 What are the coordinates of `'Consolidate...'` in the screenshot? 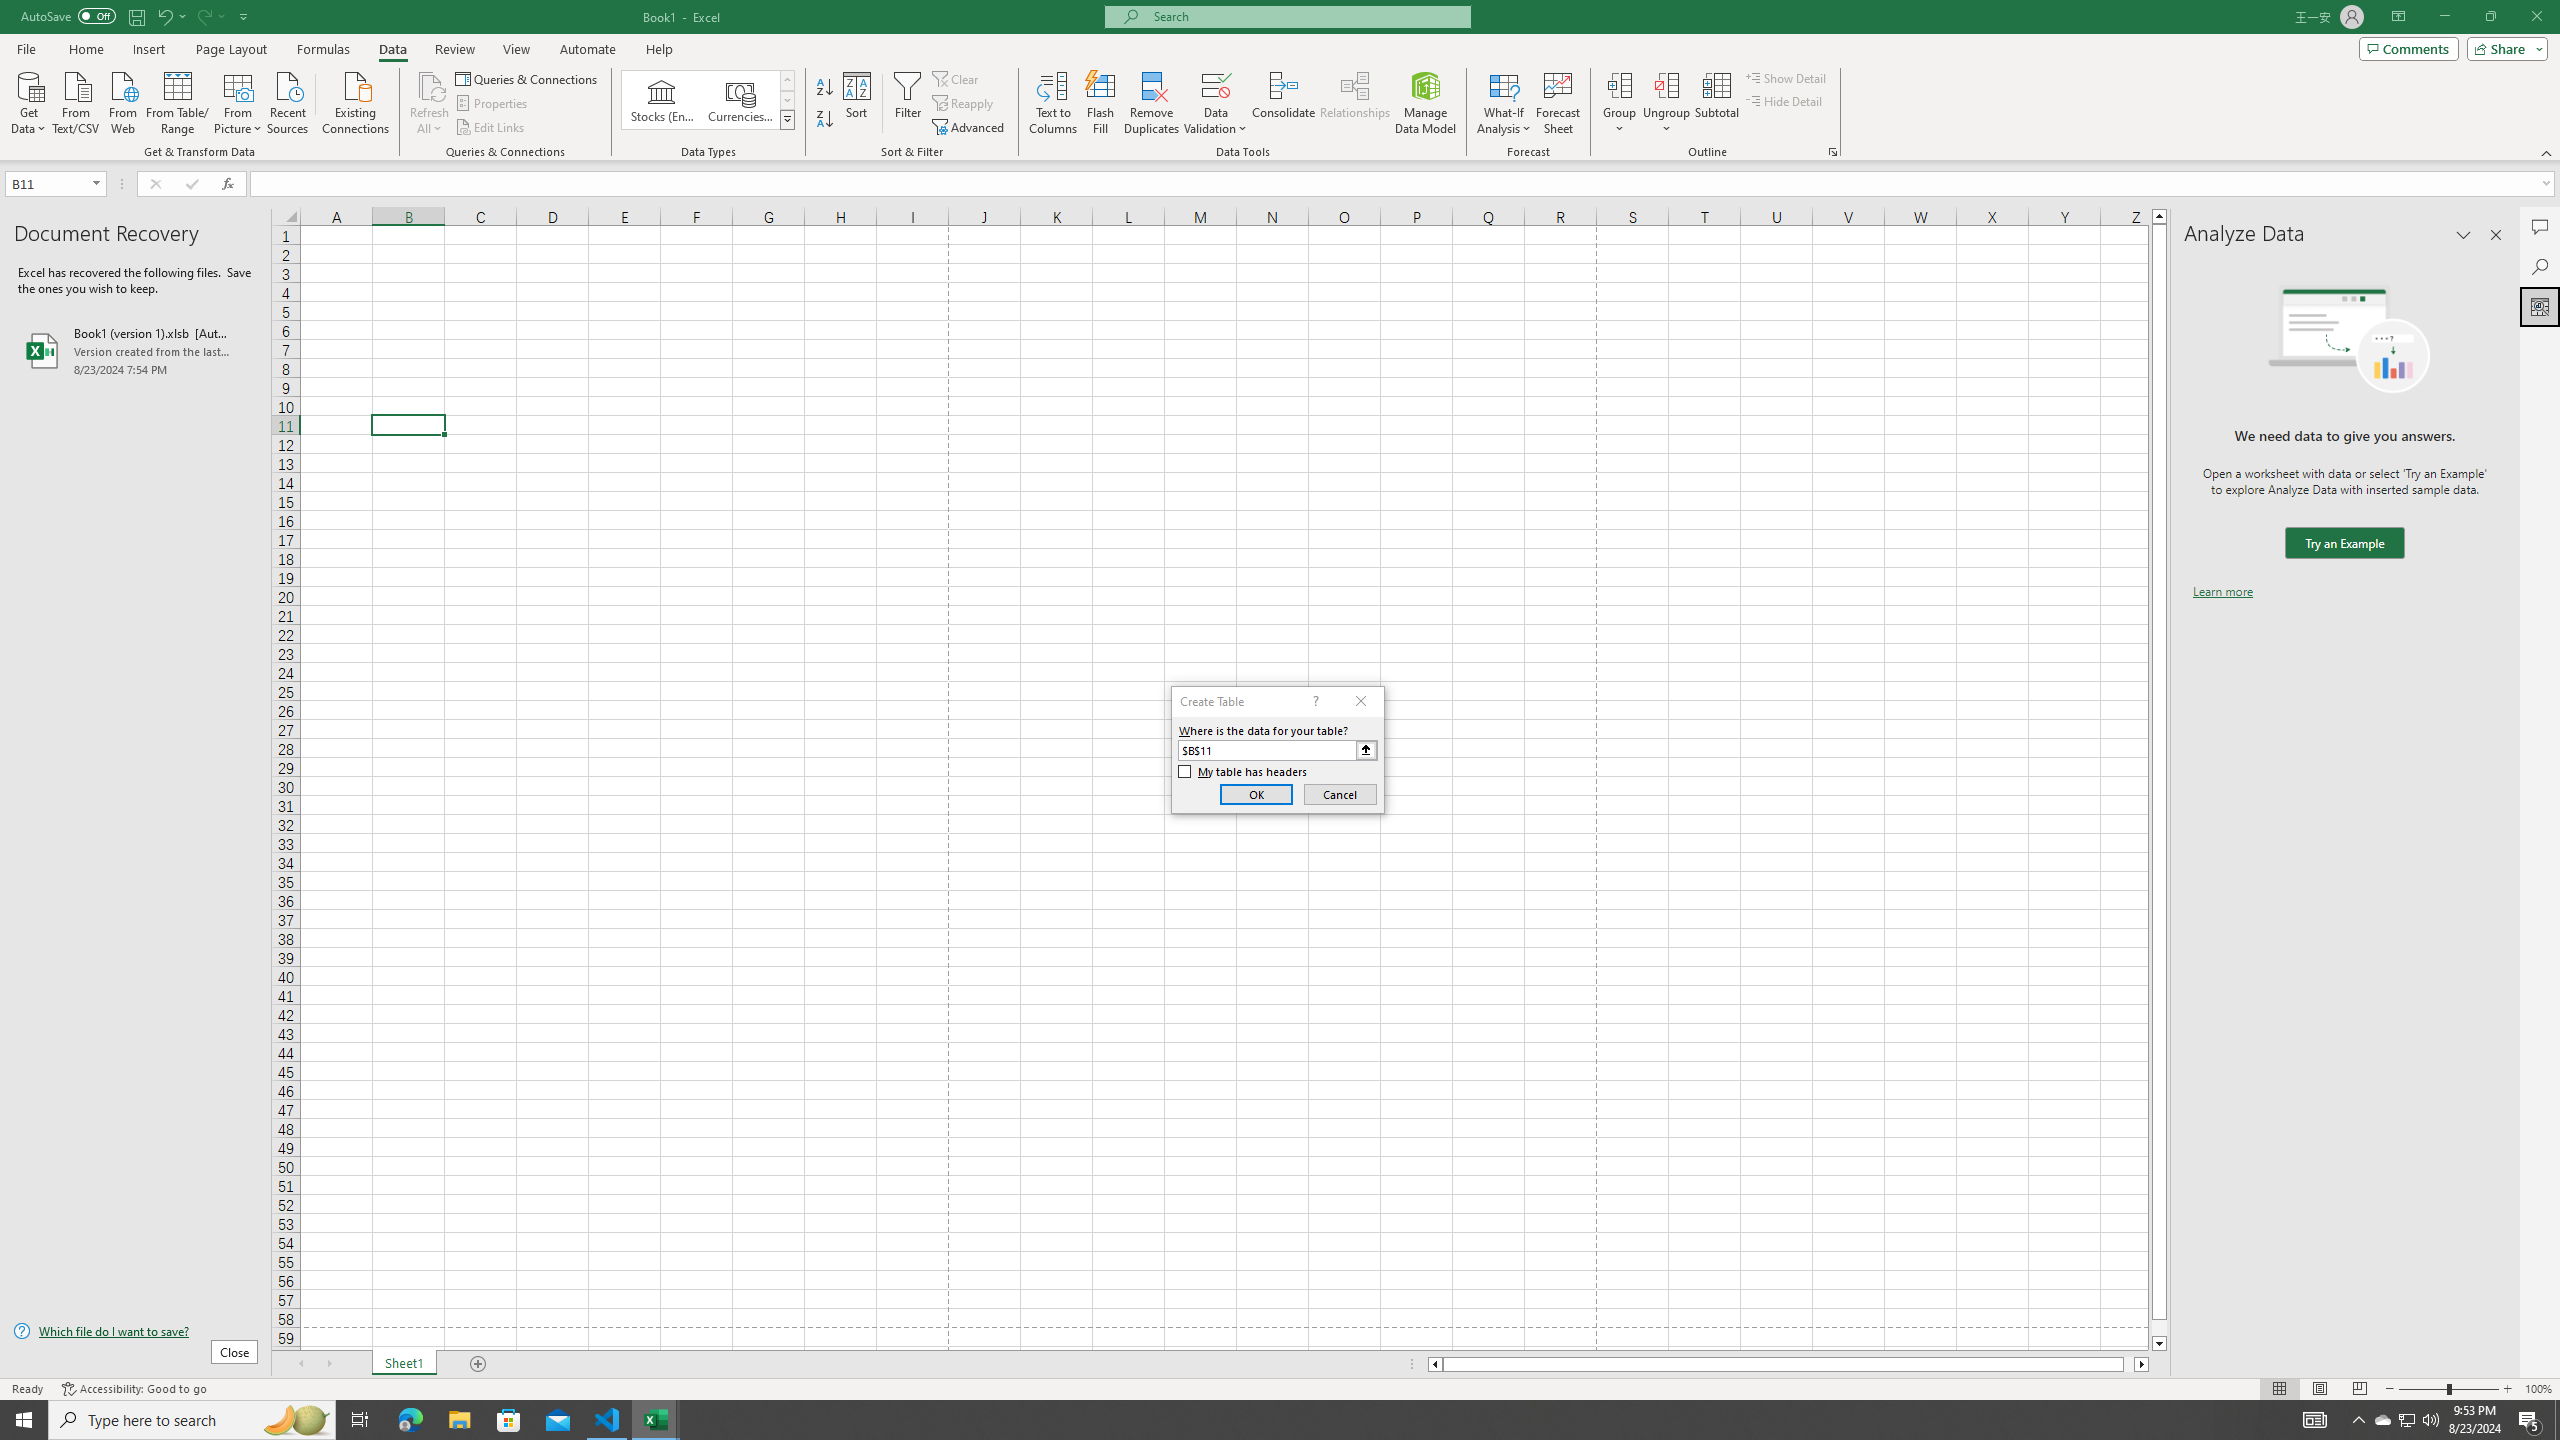 It's located at (1283, 103).